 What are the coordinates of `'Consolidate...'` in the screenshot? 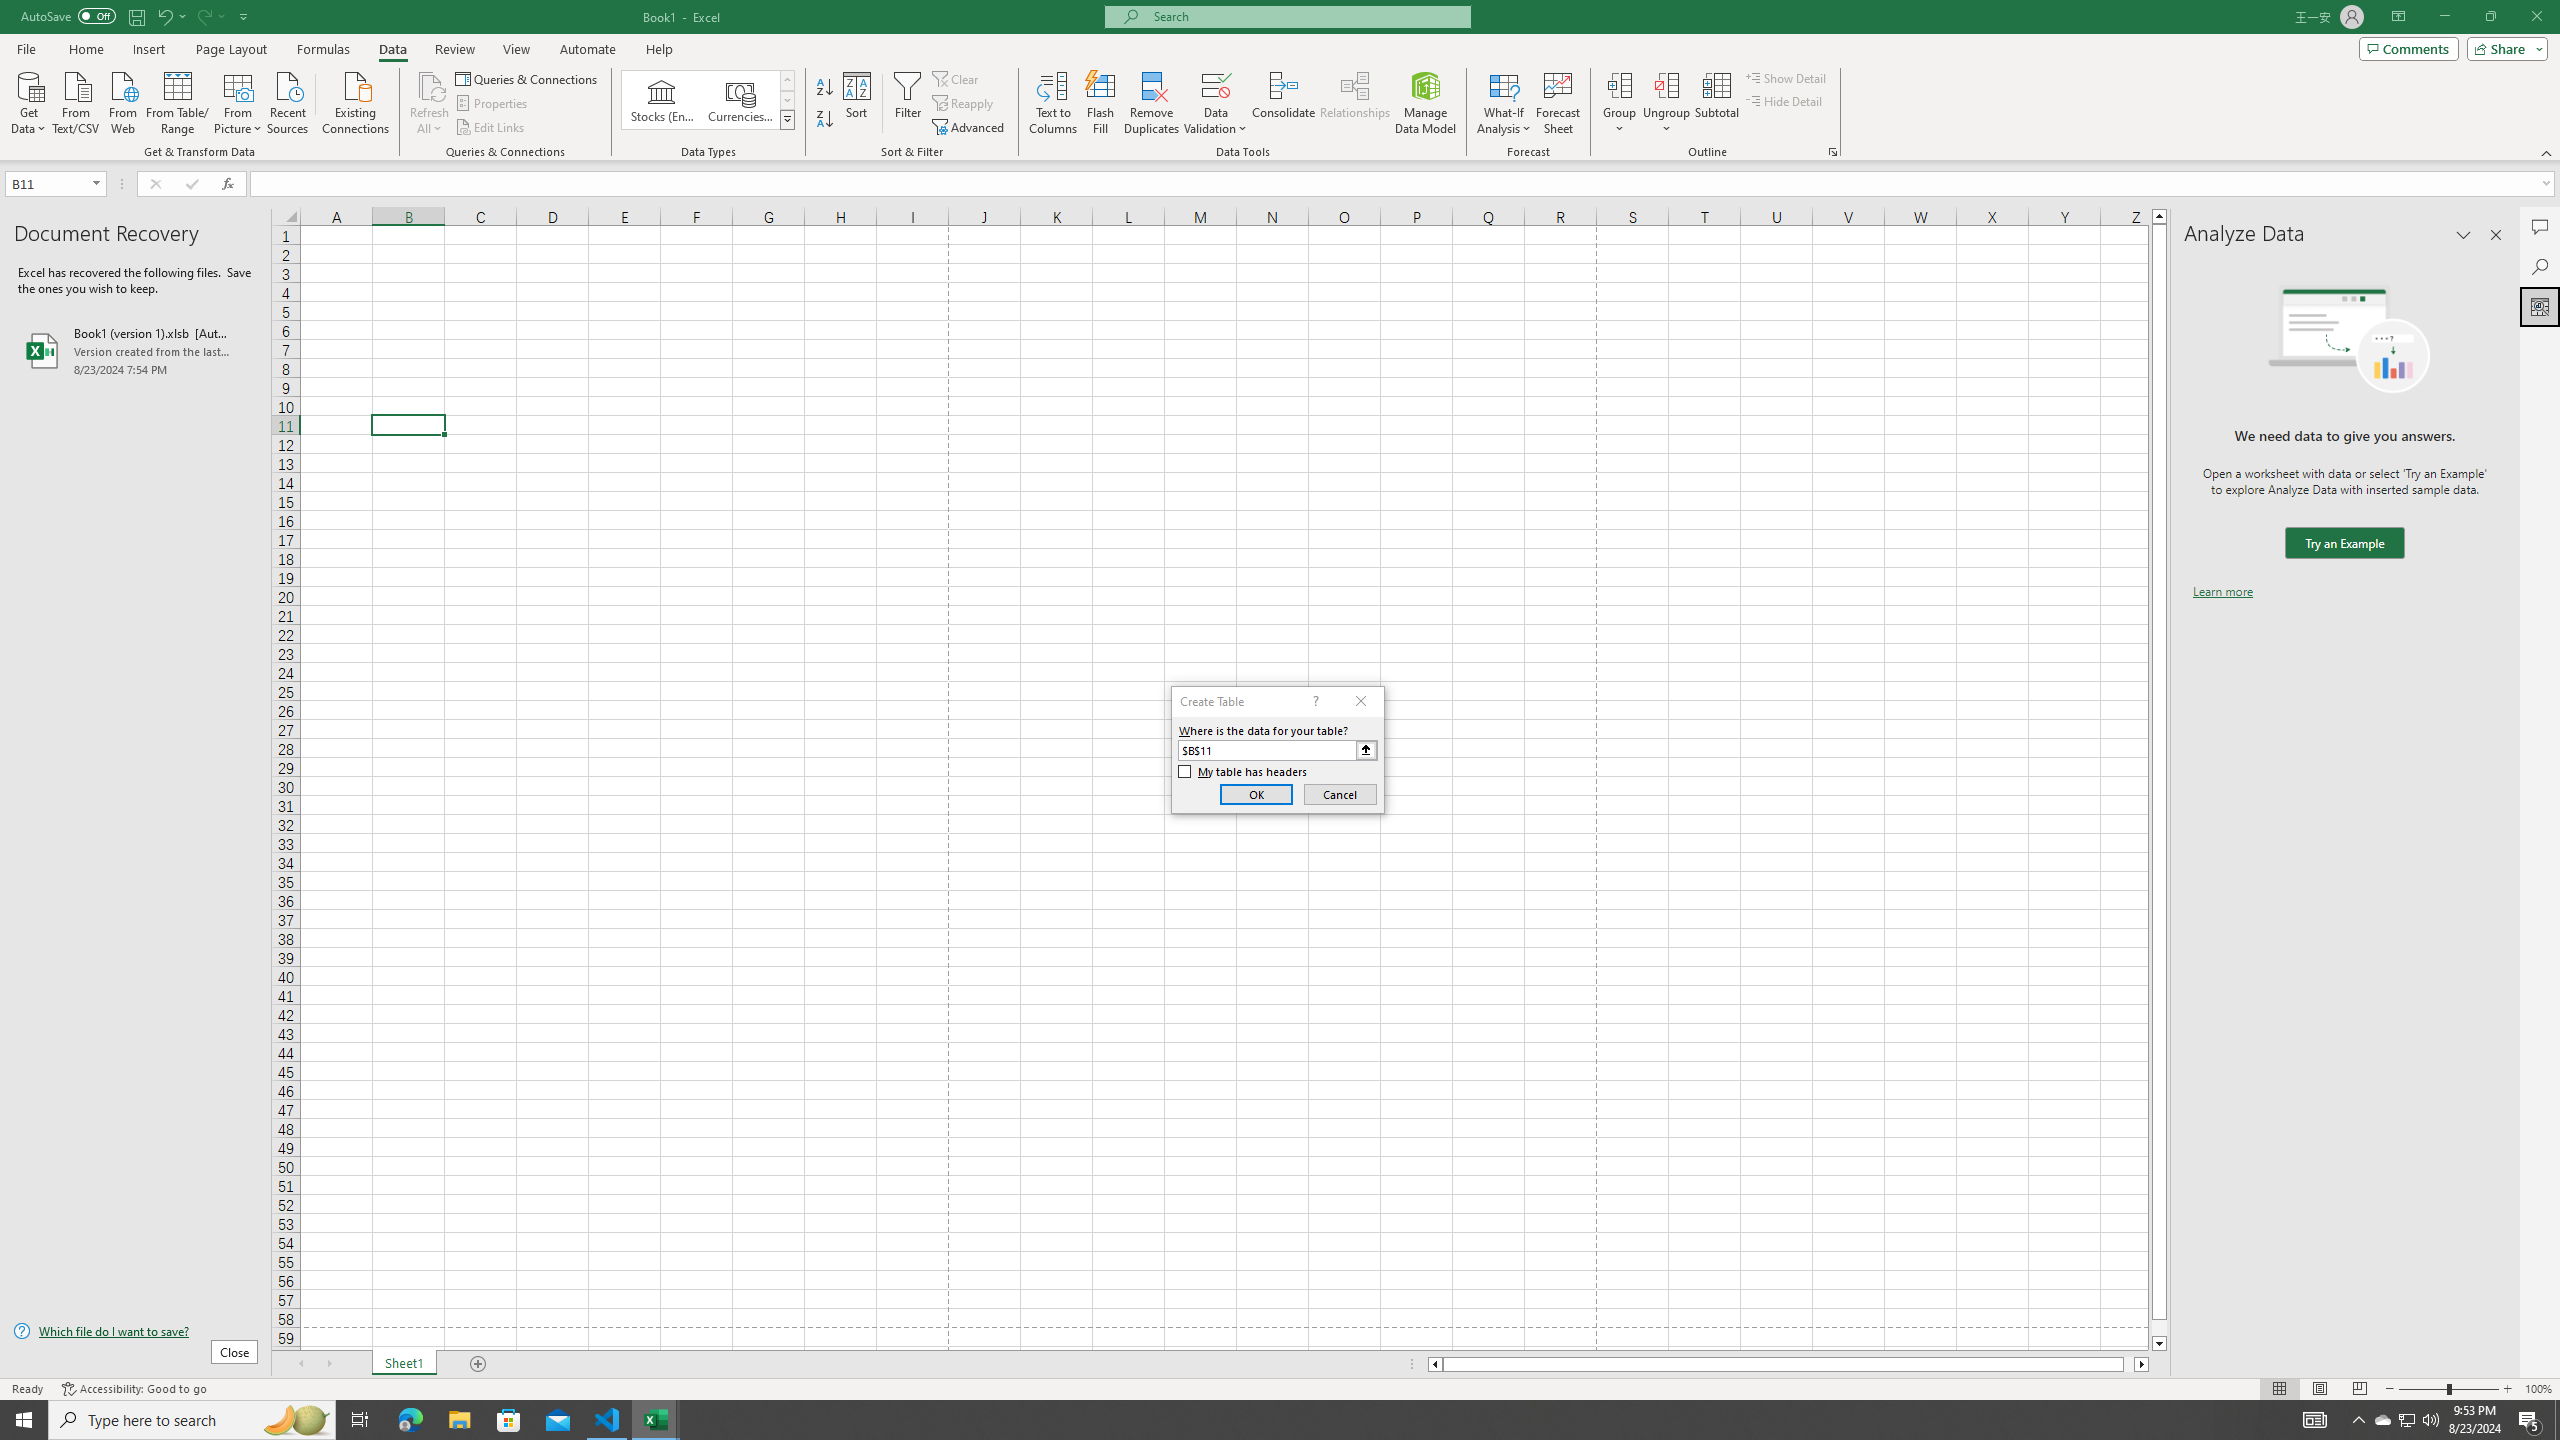 It's located at (1283, 103).